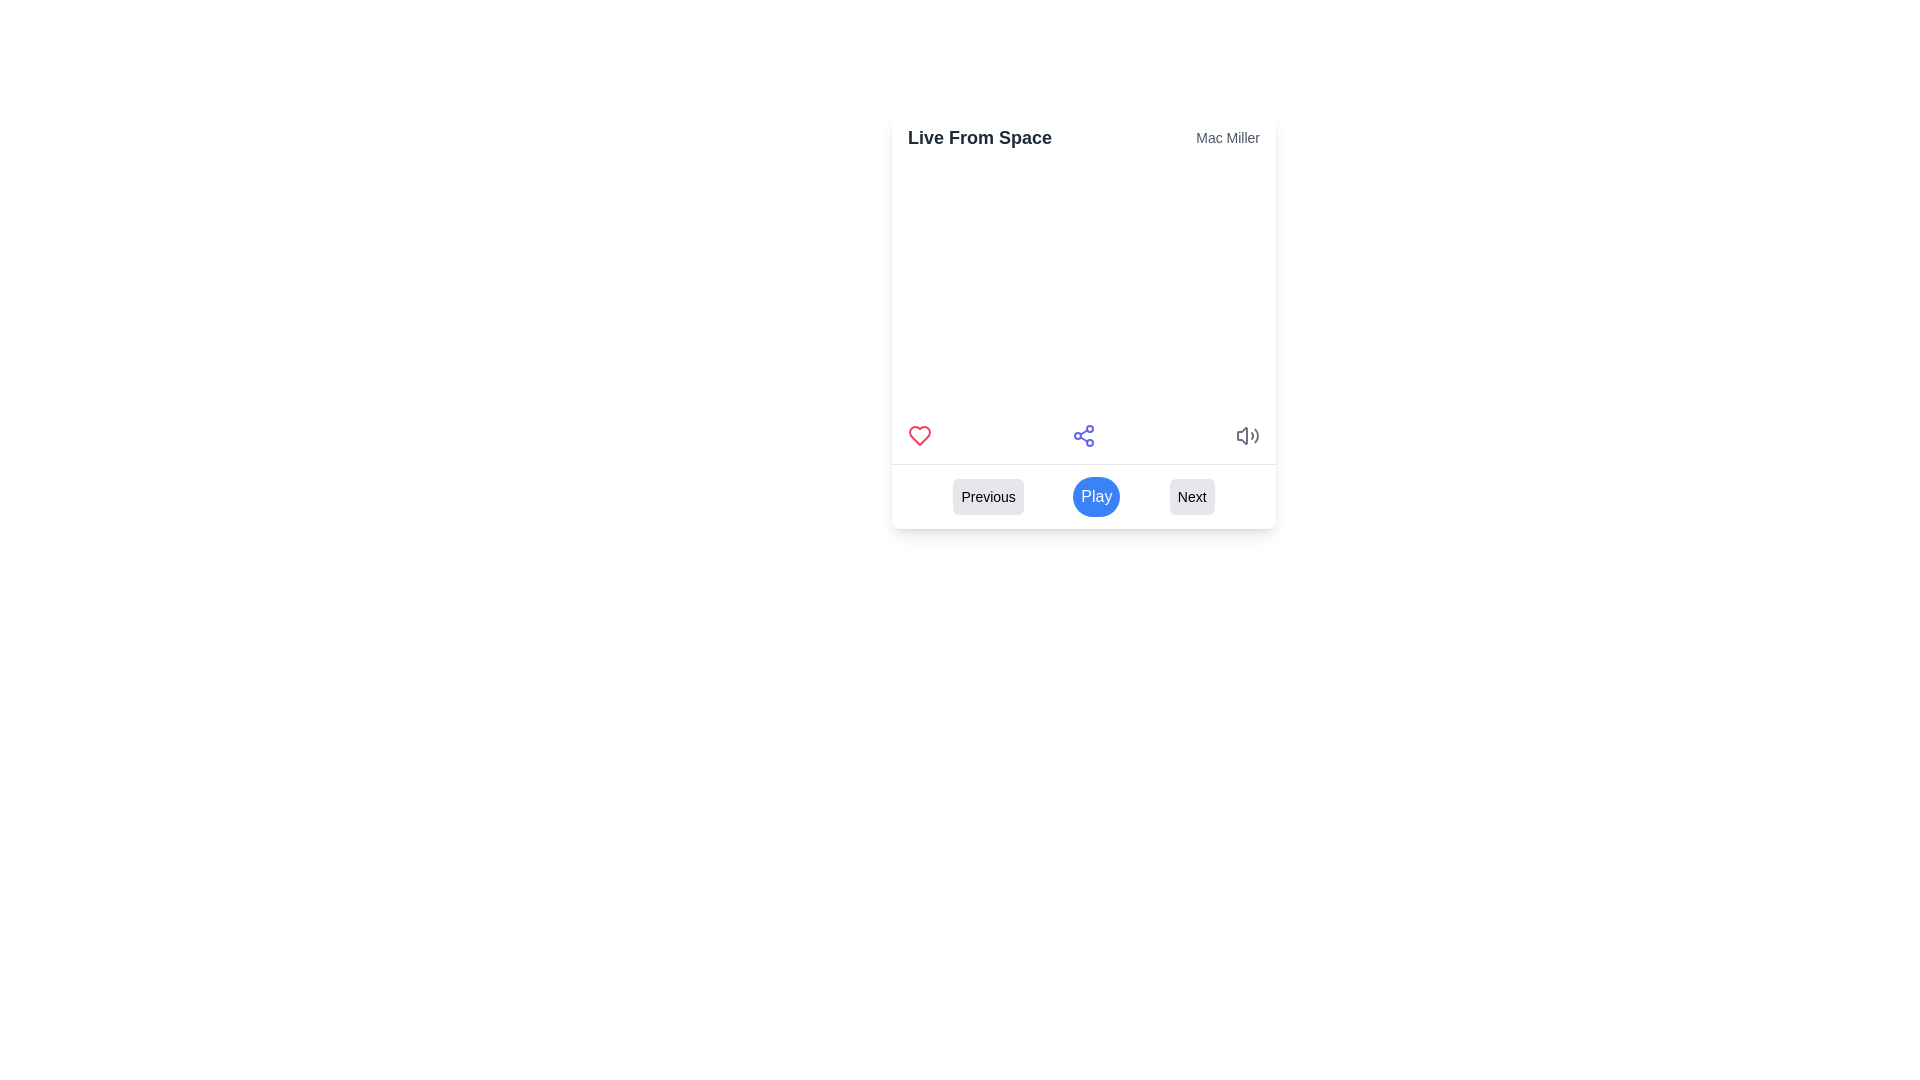 Image resolution: width=1920 pixels, height=1080 pixels. Describe the element at coordinates (919, 434) in the screenshot. I see `the first icon button from the left in a row of interactive elements` at that location.